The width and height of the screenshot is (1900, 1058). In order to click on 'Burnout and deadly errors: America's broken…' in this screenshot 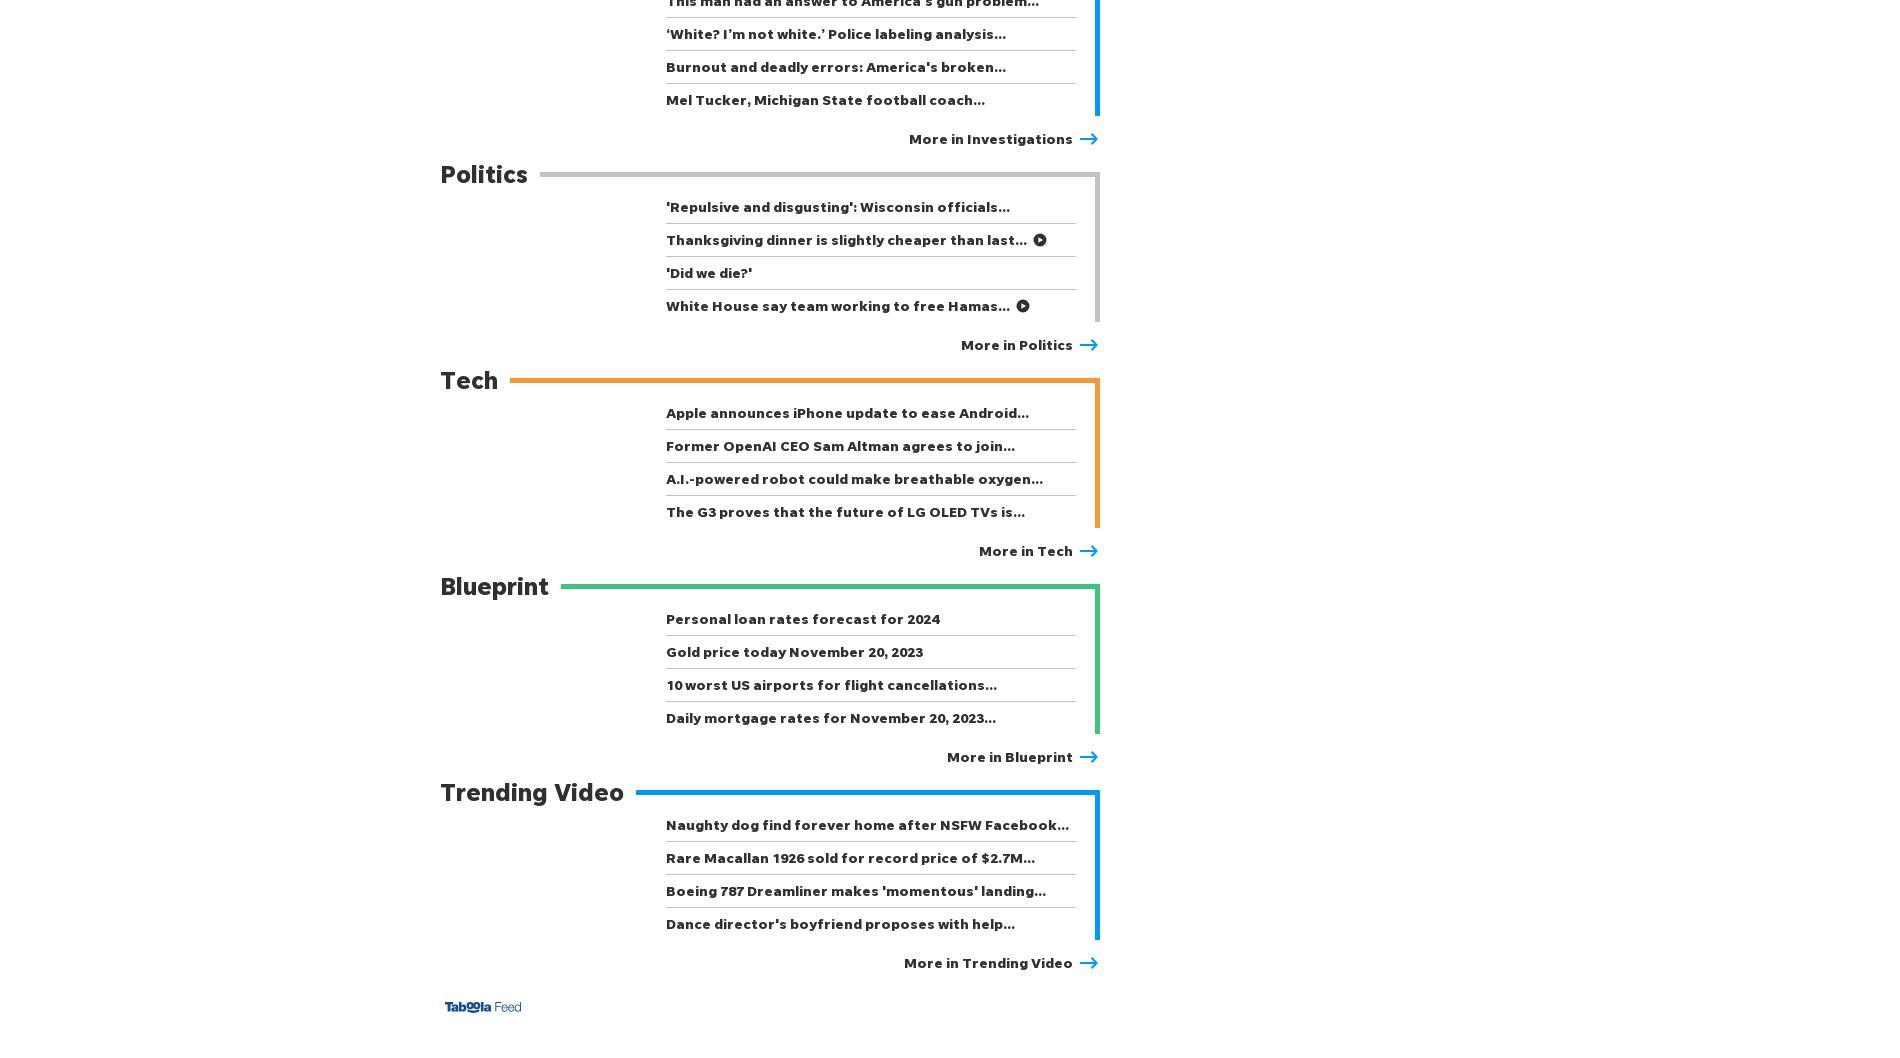, I will do `click(835, 66)`.